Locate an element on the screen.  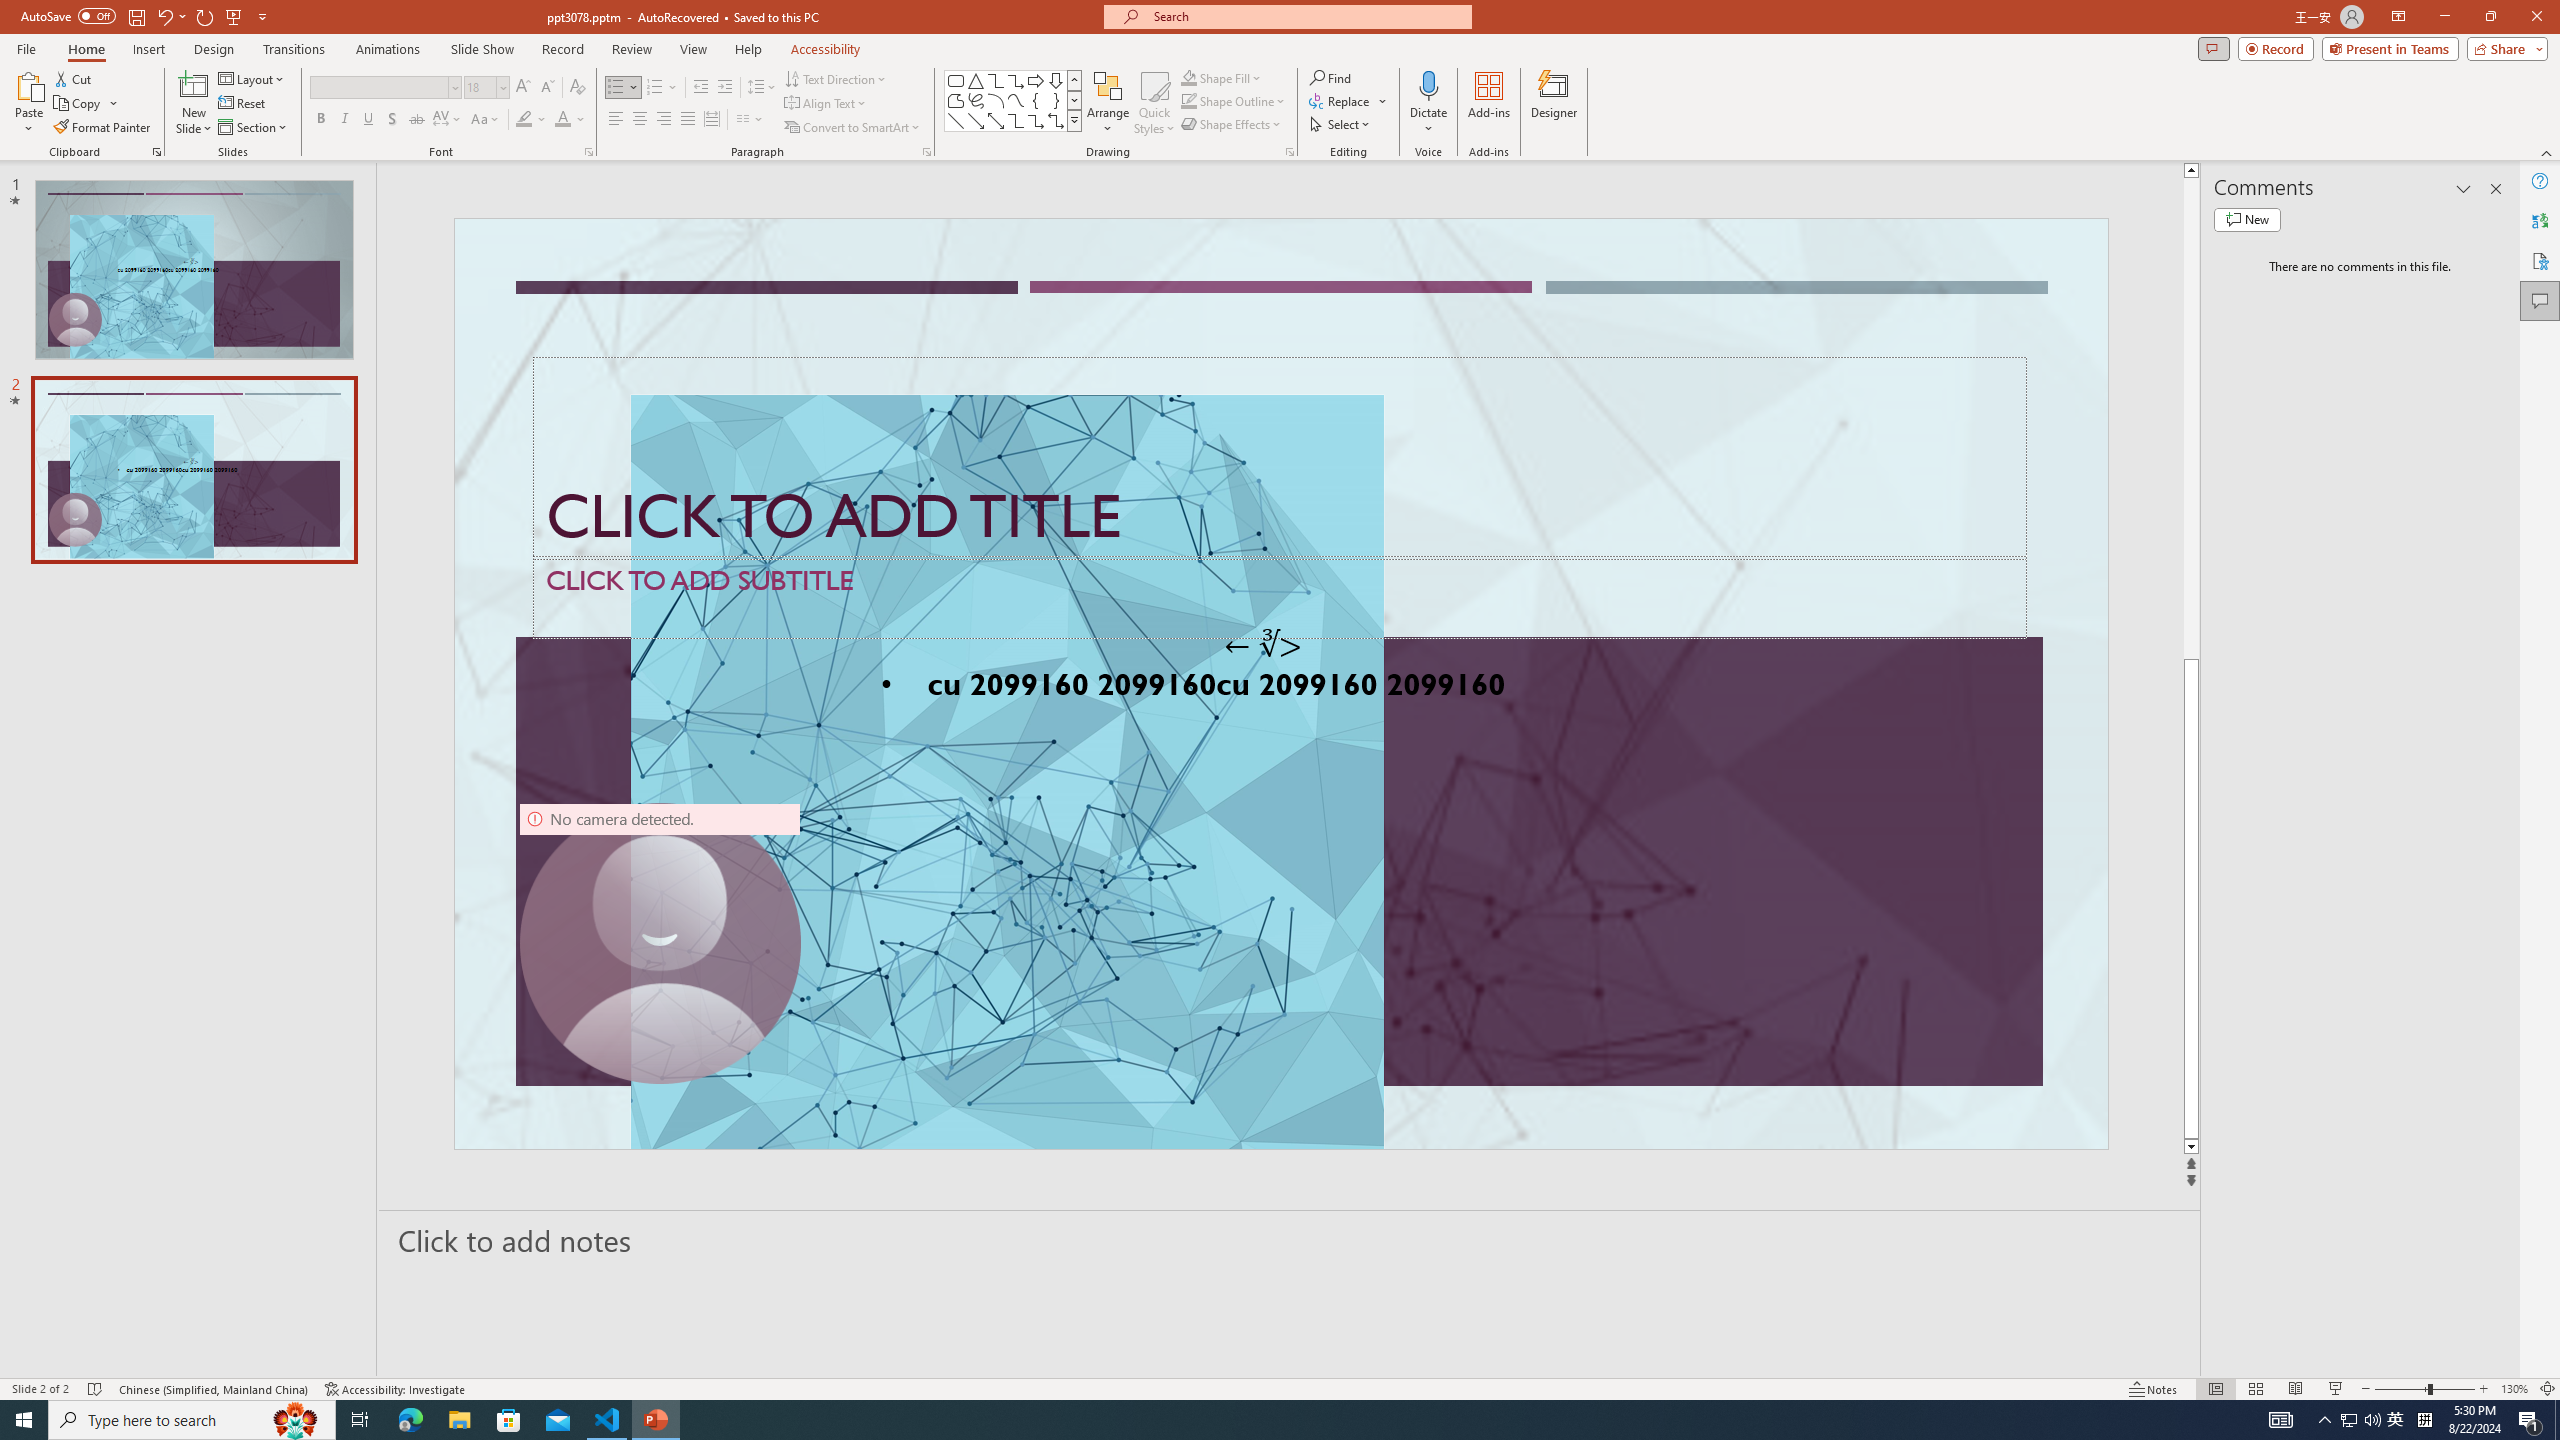
'Save' is located at coordinates (135, 15).